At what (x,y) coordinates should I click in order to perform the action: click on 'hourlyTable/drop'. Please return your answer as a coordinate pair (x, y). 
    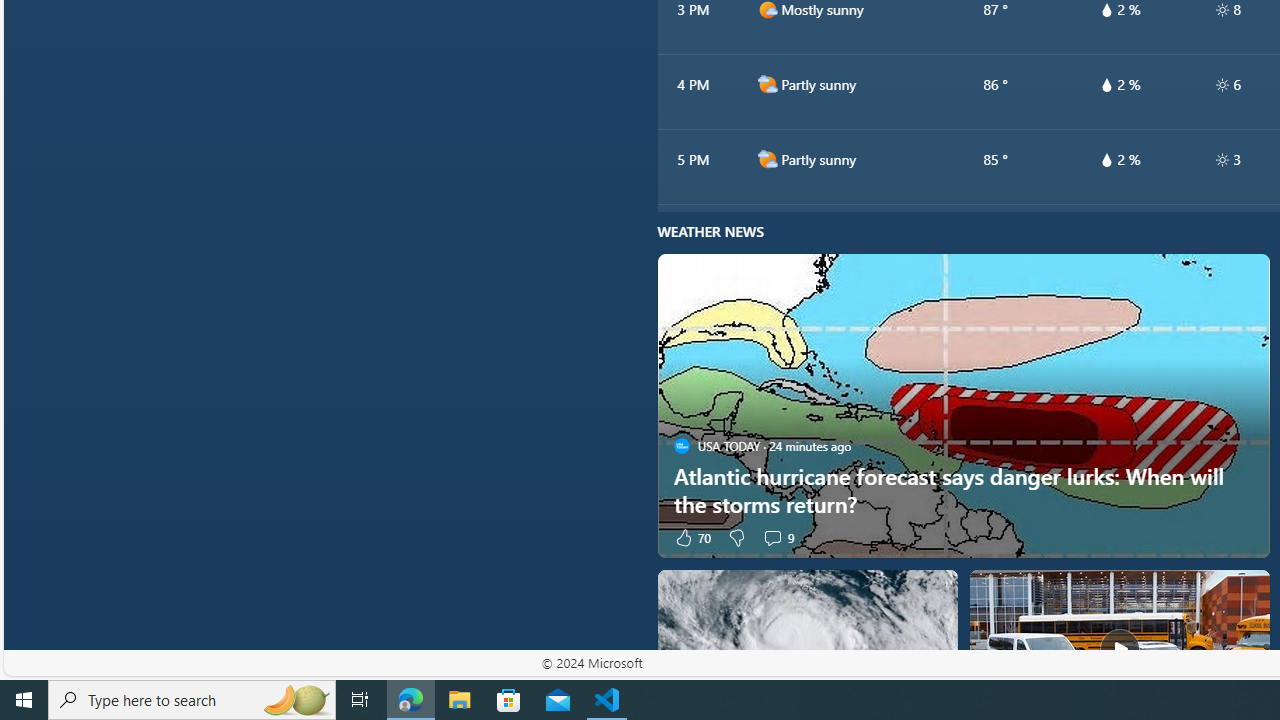
    Looking at the image, I should click on (1105, 158).